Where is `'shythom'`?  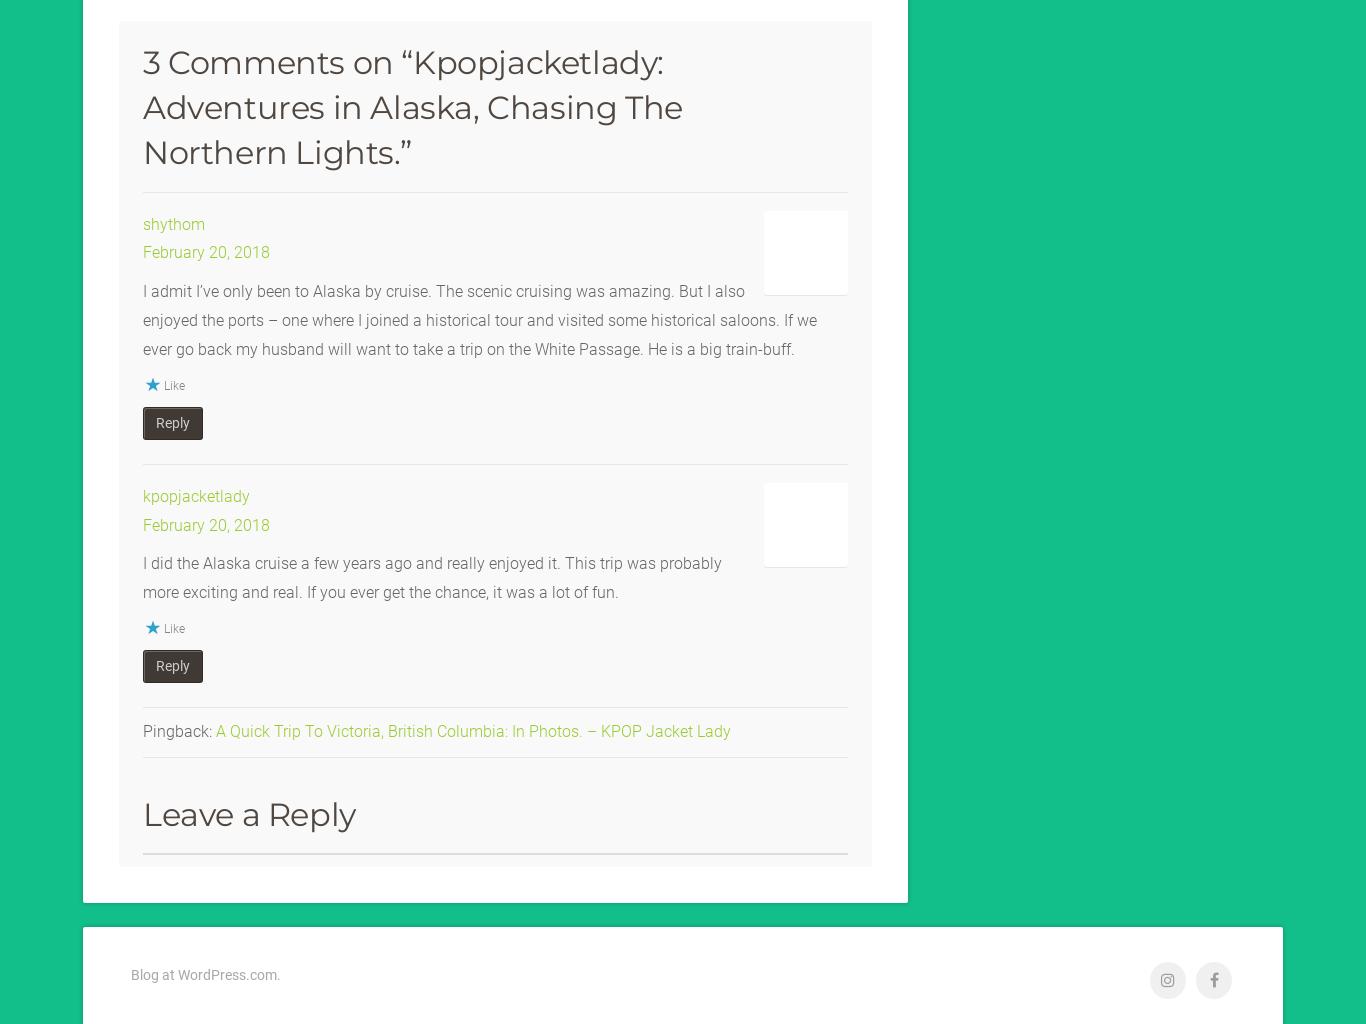 'shythom' is located at coordinates (173, 221).